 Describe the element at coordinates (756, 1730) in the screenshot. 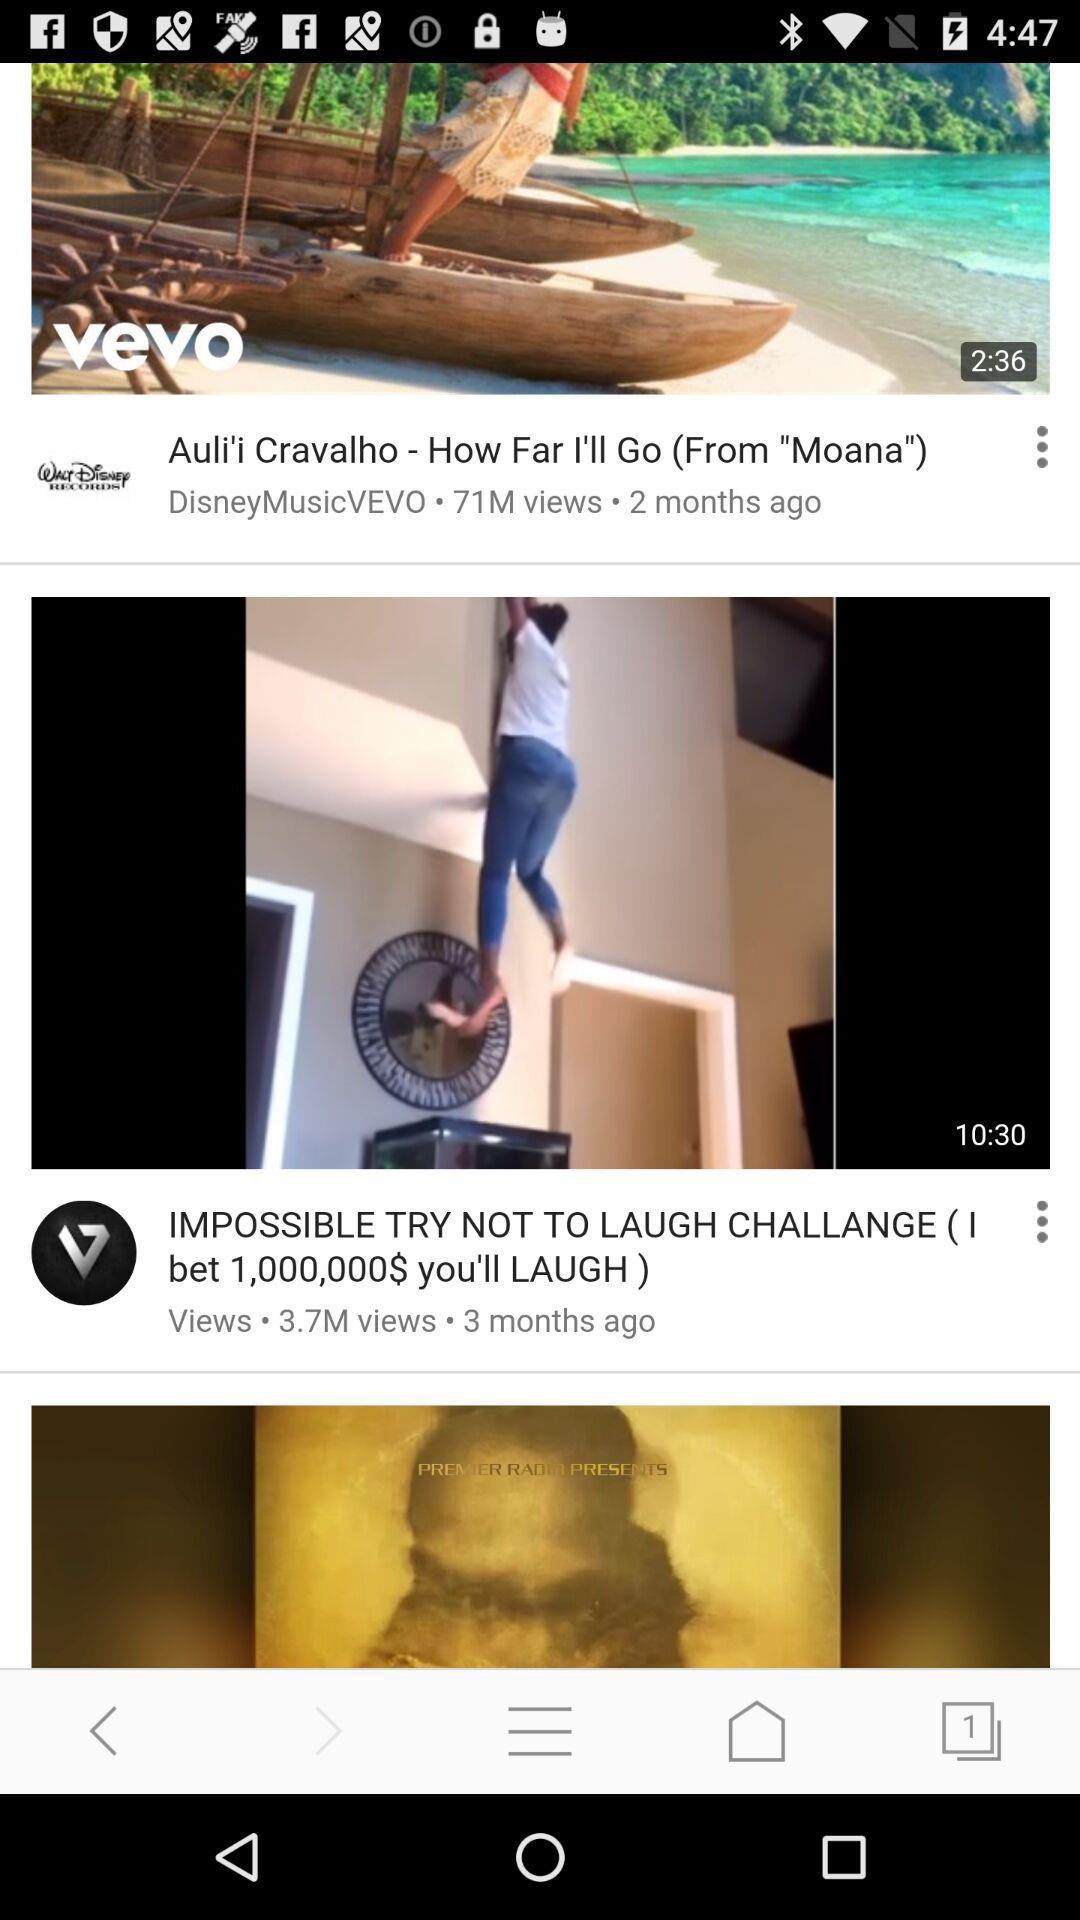

I see `save` at that location.